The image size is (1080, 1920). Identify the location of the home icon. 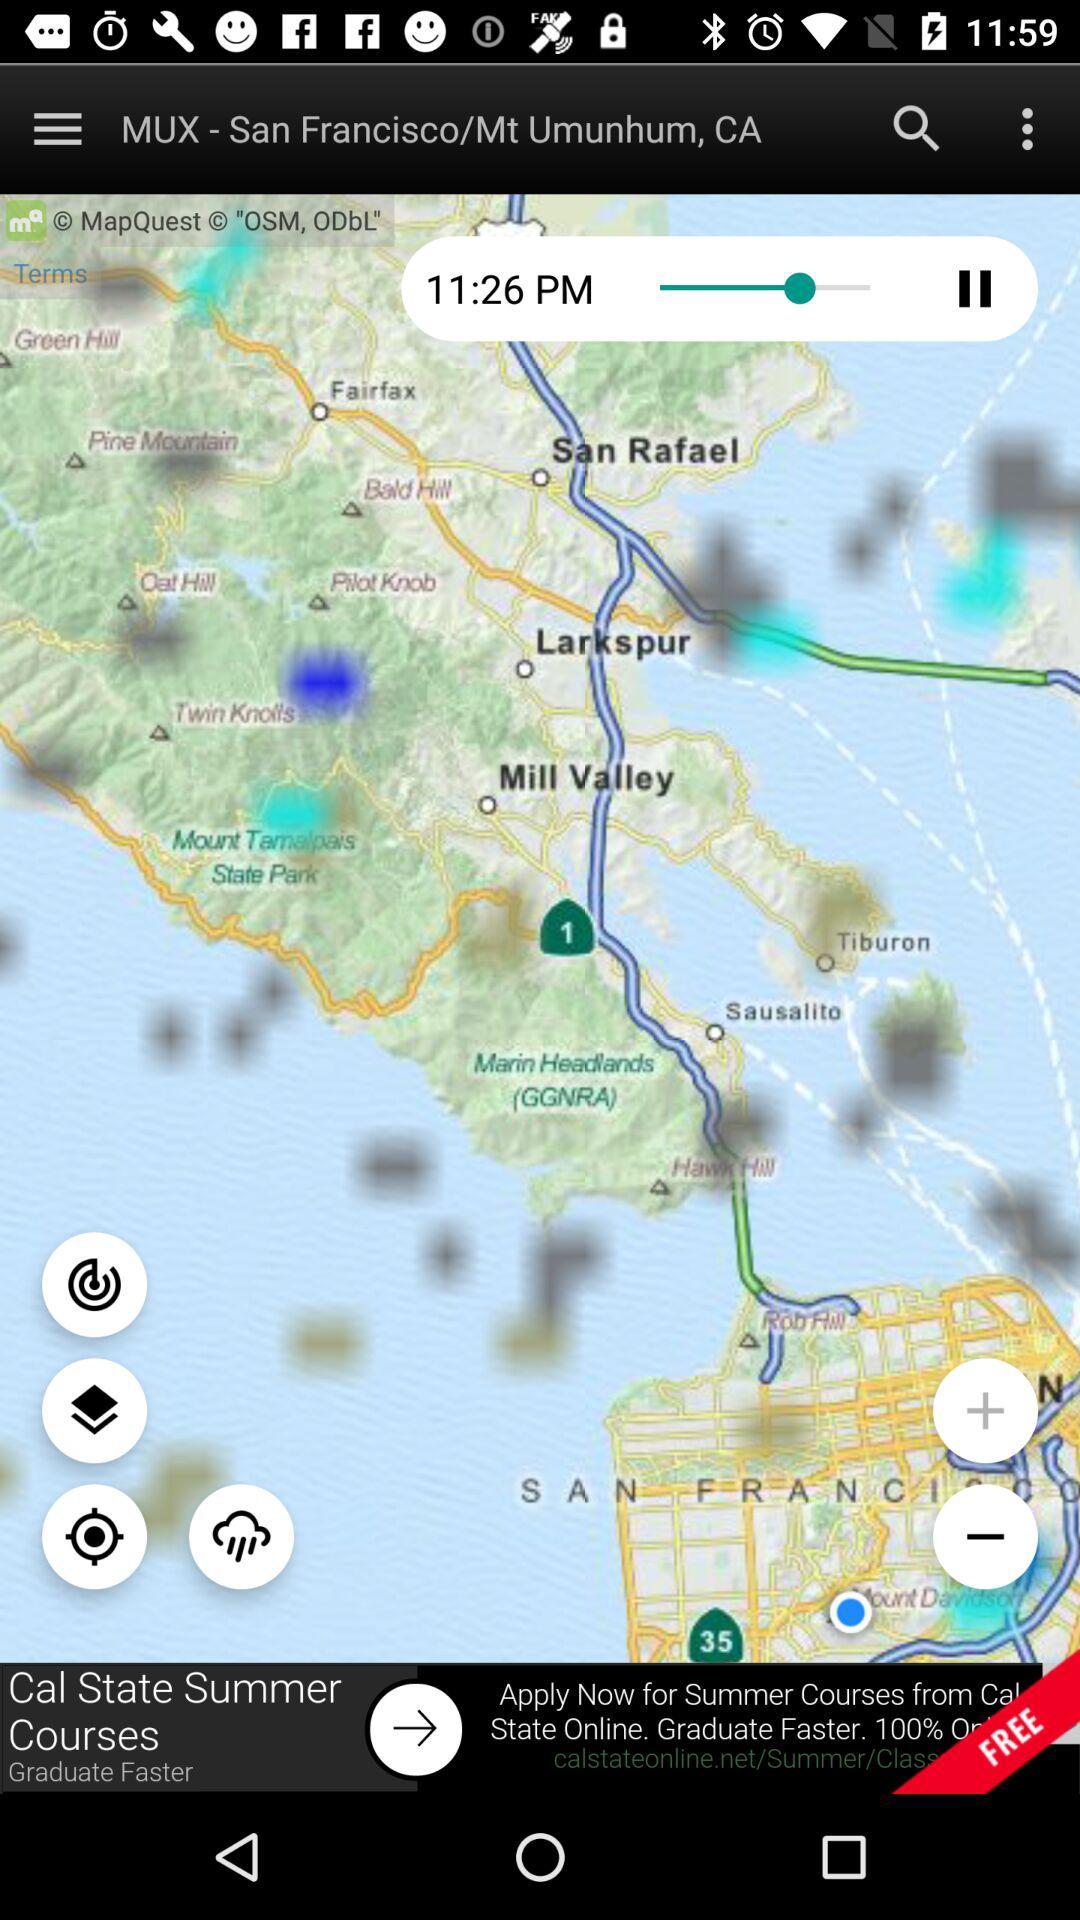
(26, 220).